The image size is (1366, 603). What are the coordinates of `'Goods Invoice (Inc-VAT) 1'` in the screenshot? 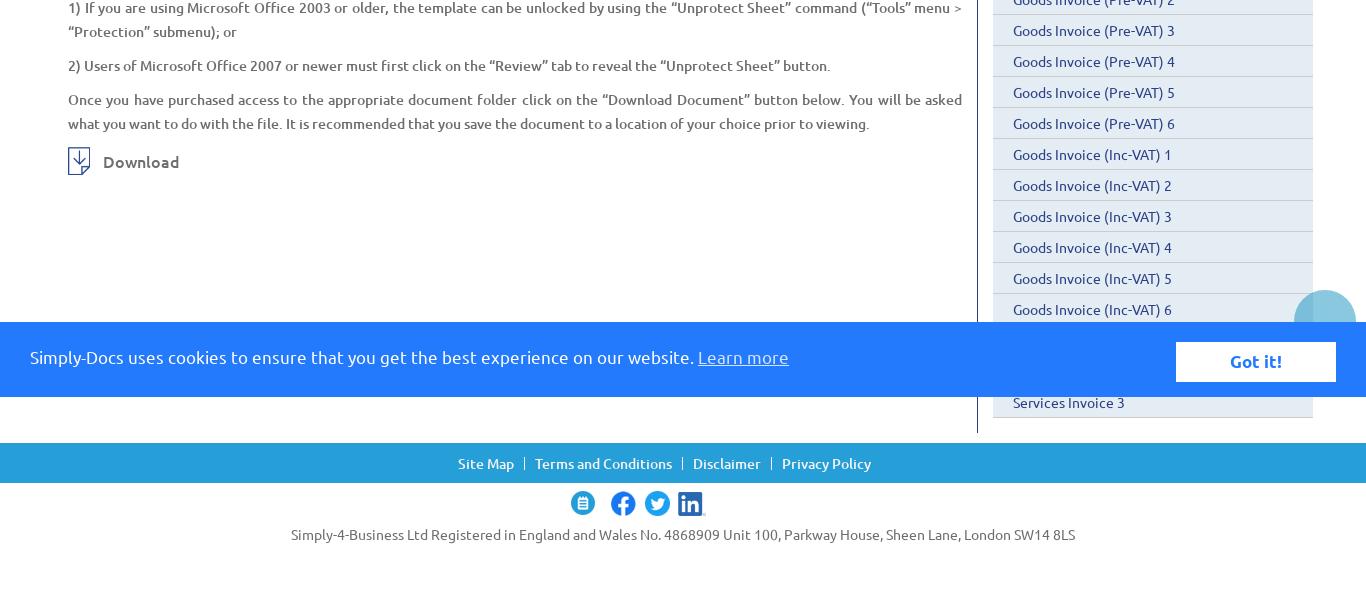 It's located at (1091, 154).